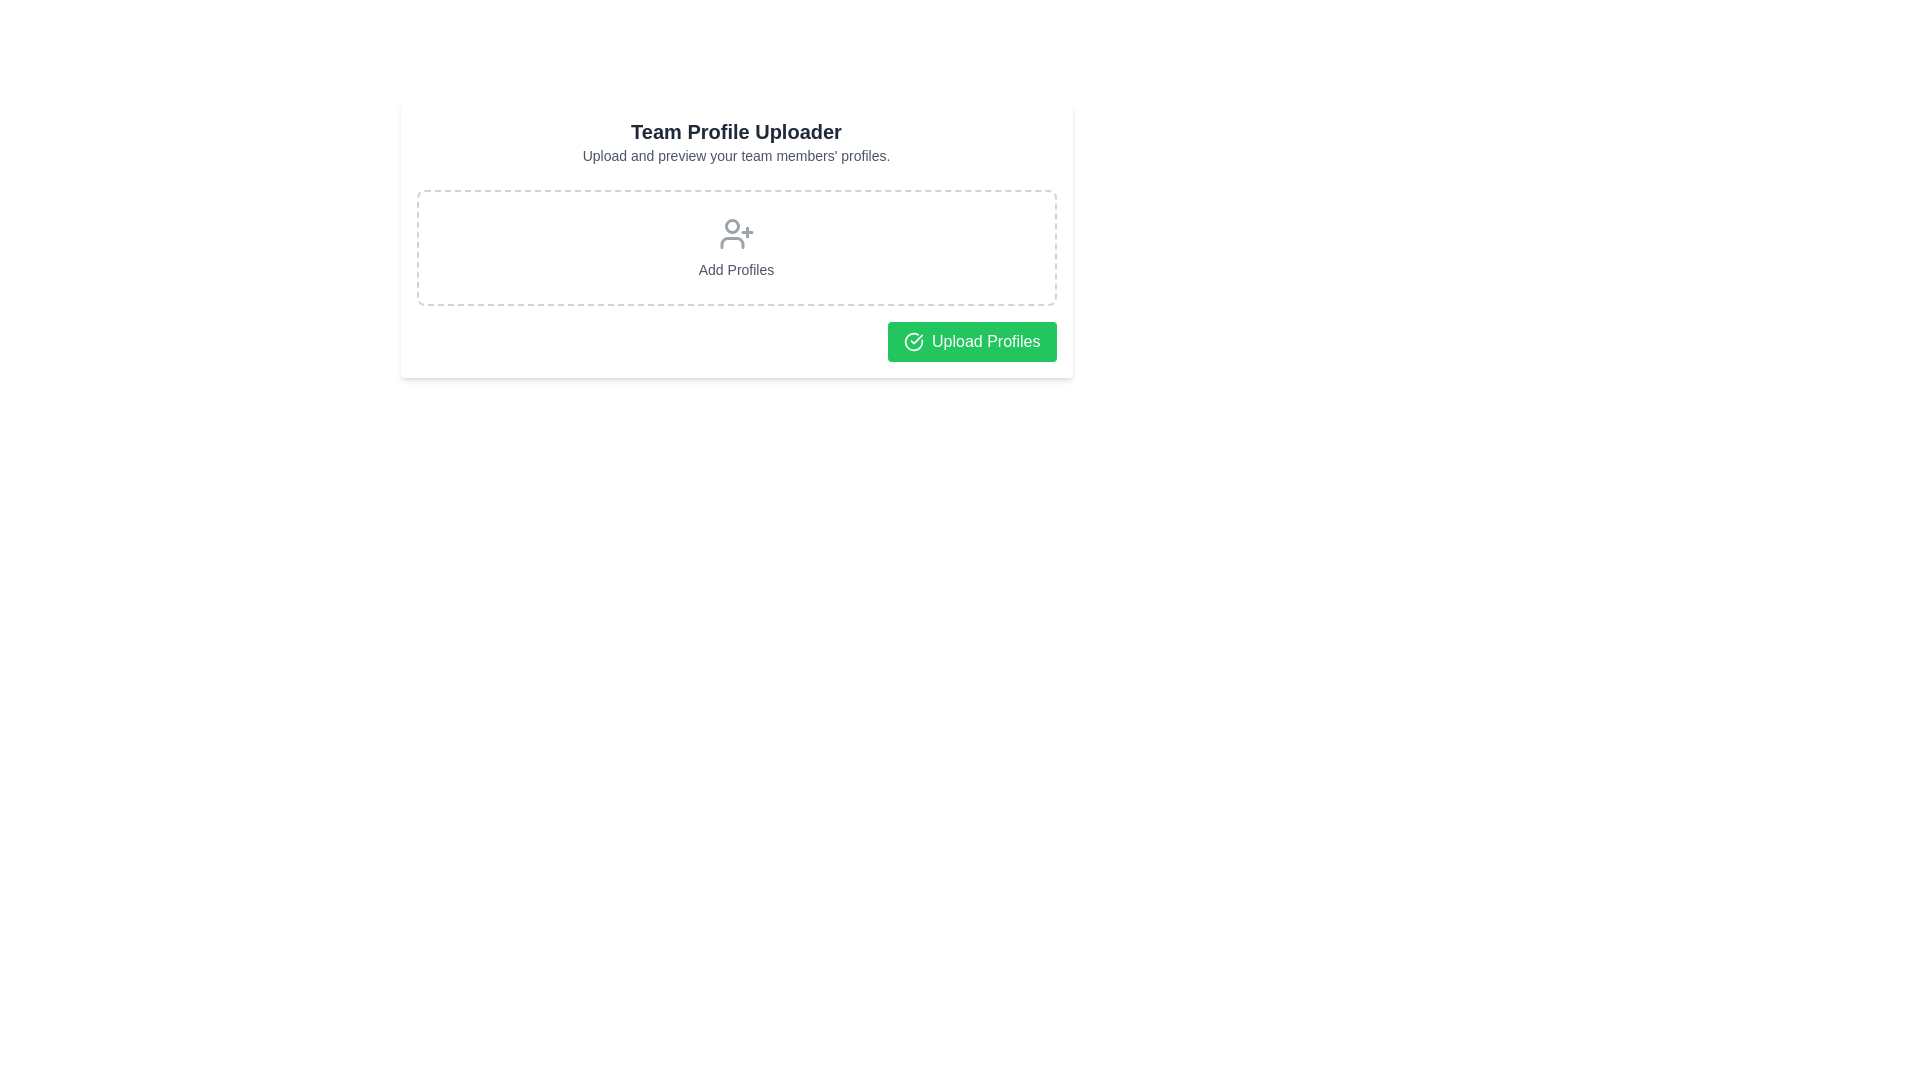 This screenshot has height=1080, width=1920. Describe the element at coordinates (735, 131) in the screenshot. I see `the bold title 'Team Profile Uploader' positioned at the top-center of the panel` at that location.